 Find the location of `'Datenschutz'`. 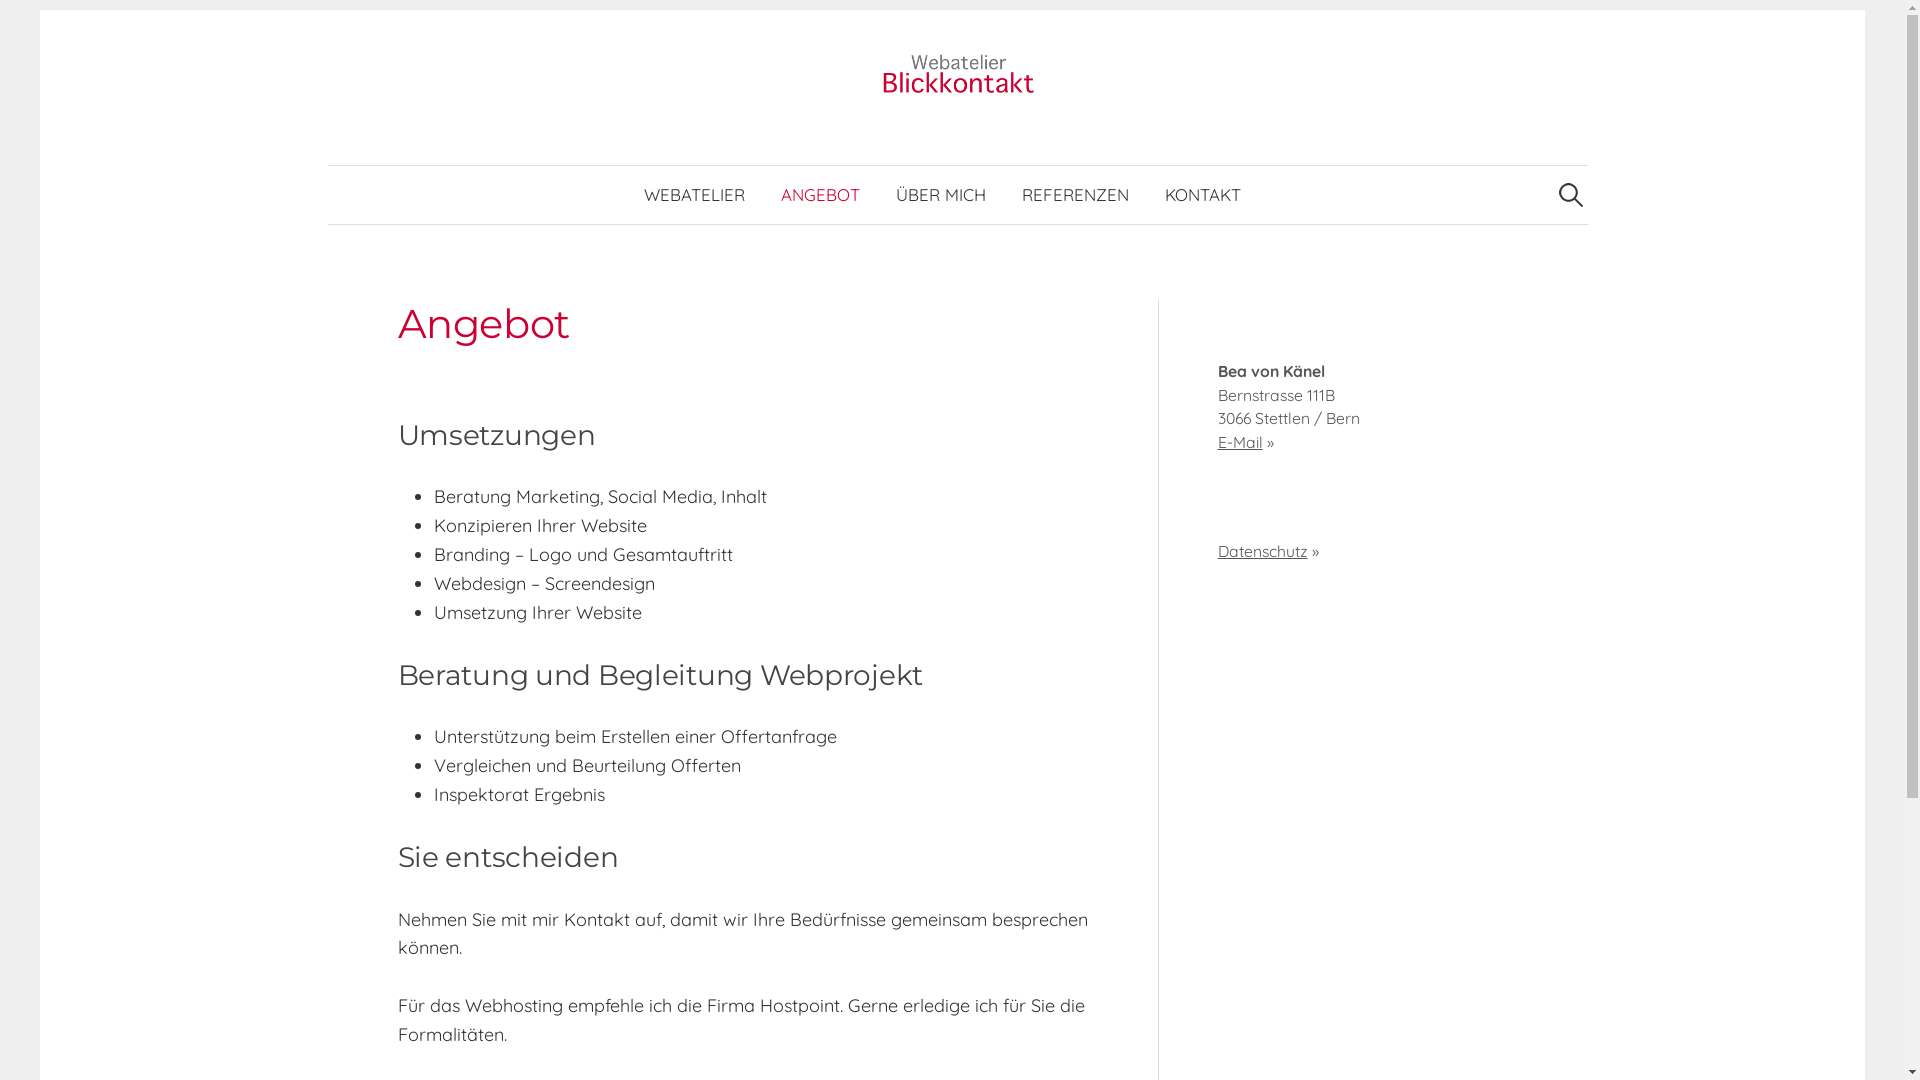

'Datenschutz' is located at coordinates (1261, 551).